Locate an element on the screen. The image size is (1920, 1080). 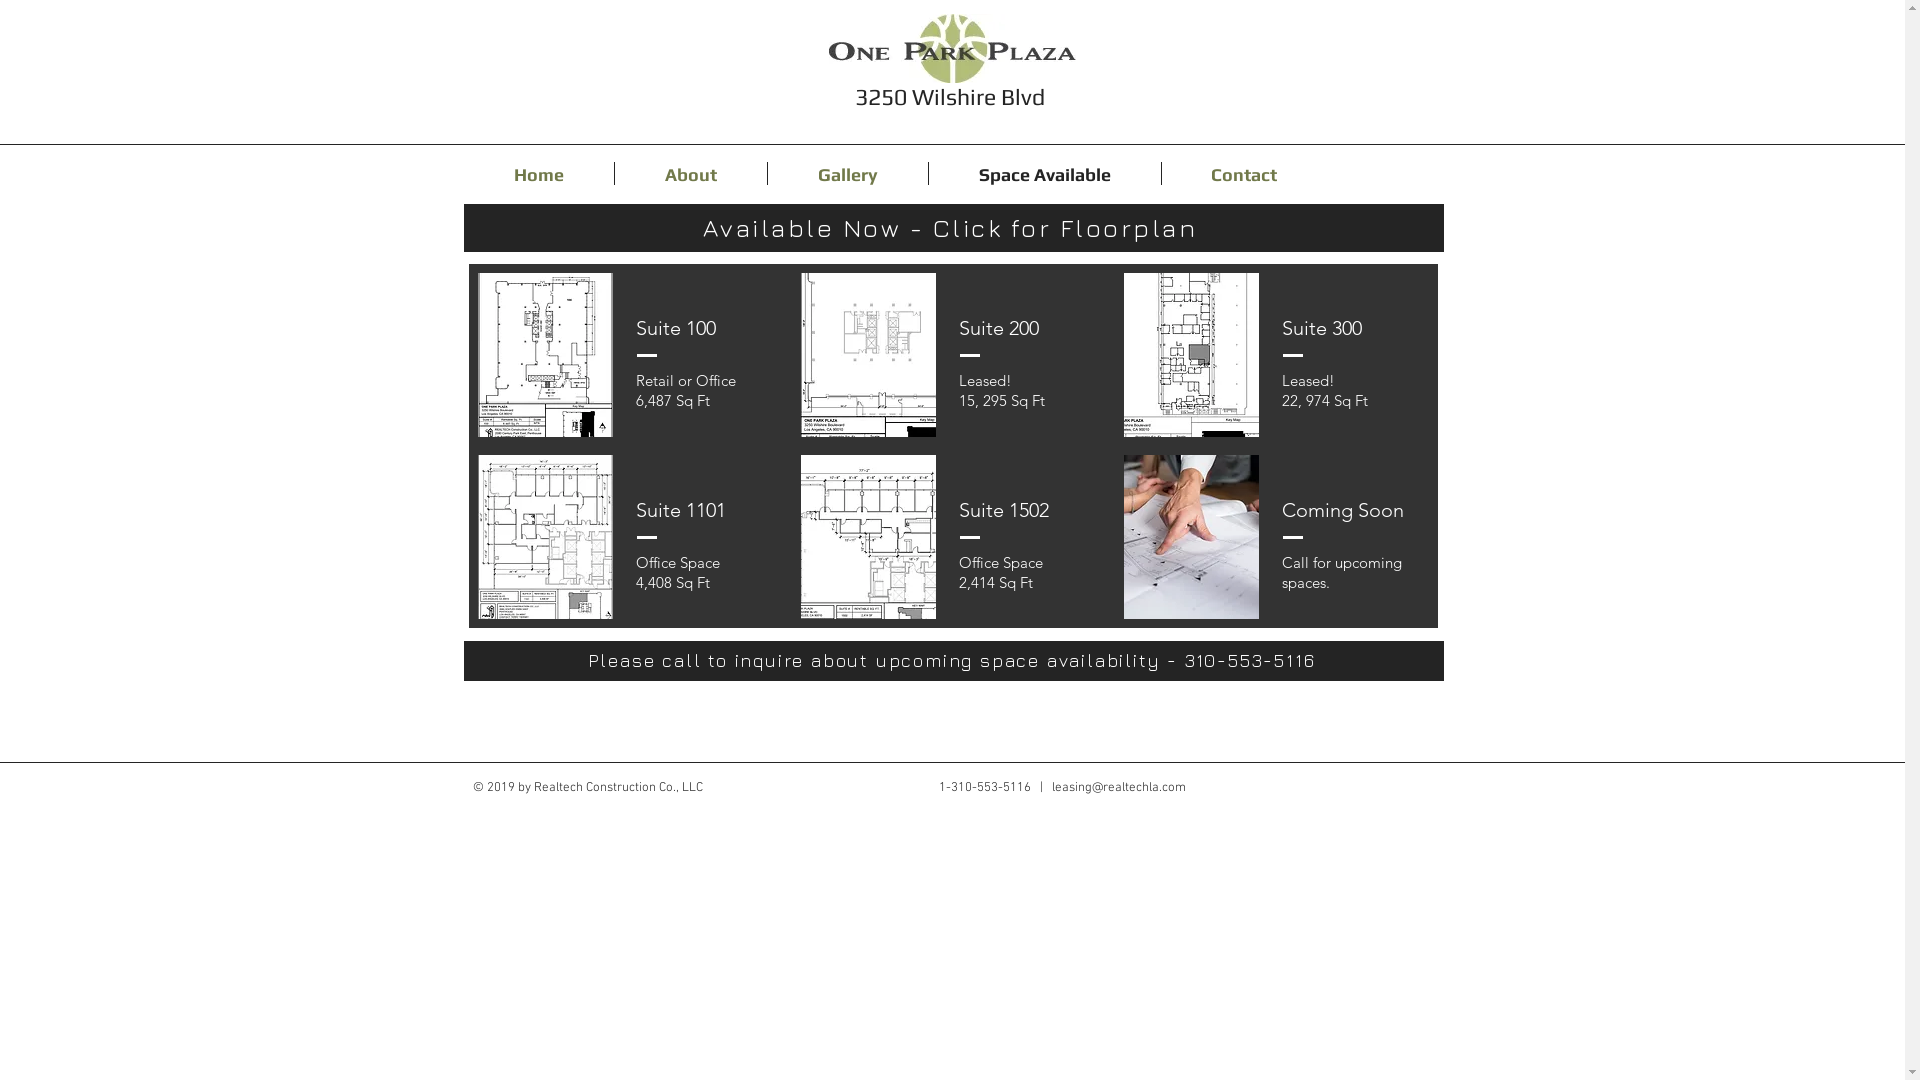
'Home' is located at coordinates (538, 172).